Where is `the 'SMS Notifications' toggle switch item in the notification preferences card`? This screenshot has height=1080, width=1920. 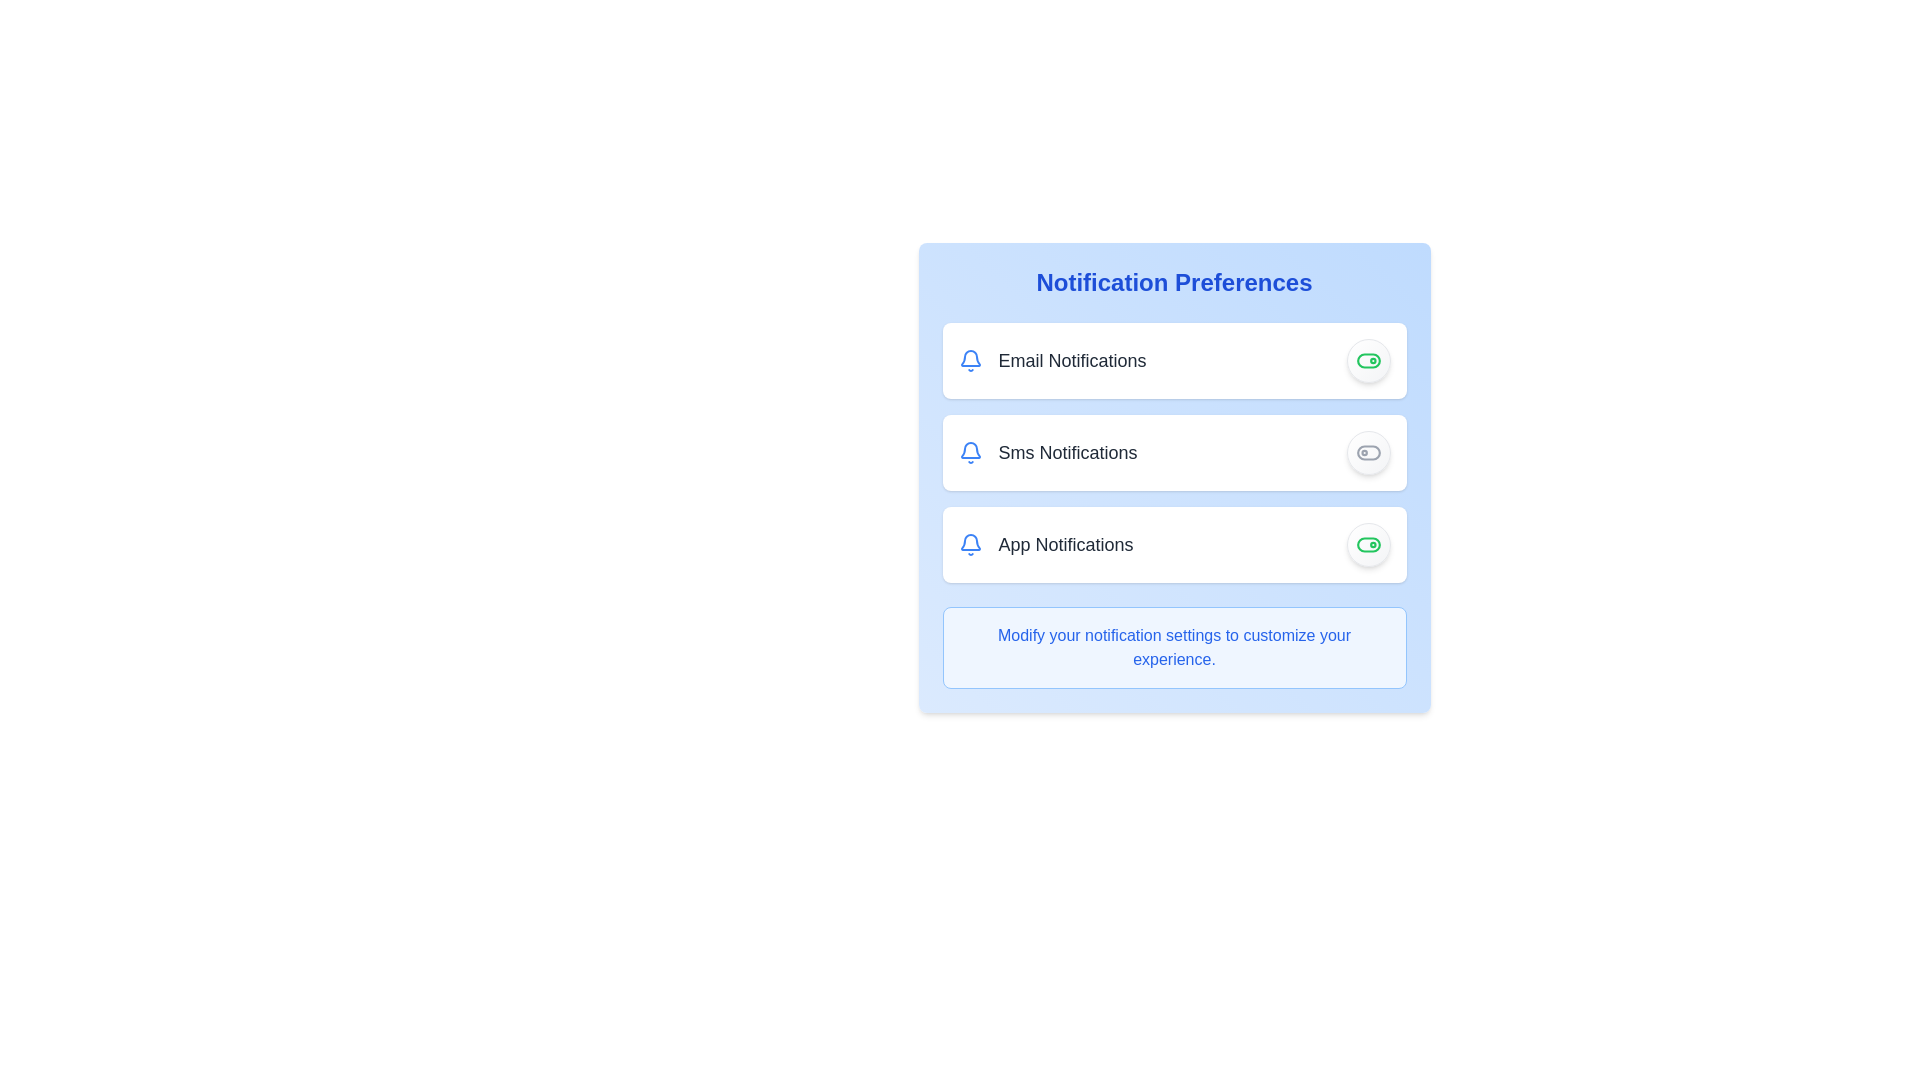
the 'SMS Notifications' toggle switch item in the notification preferences card is located at coordinates (1174, 478).